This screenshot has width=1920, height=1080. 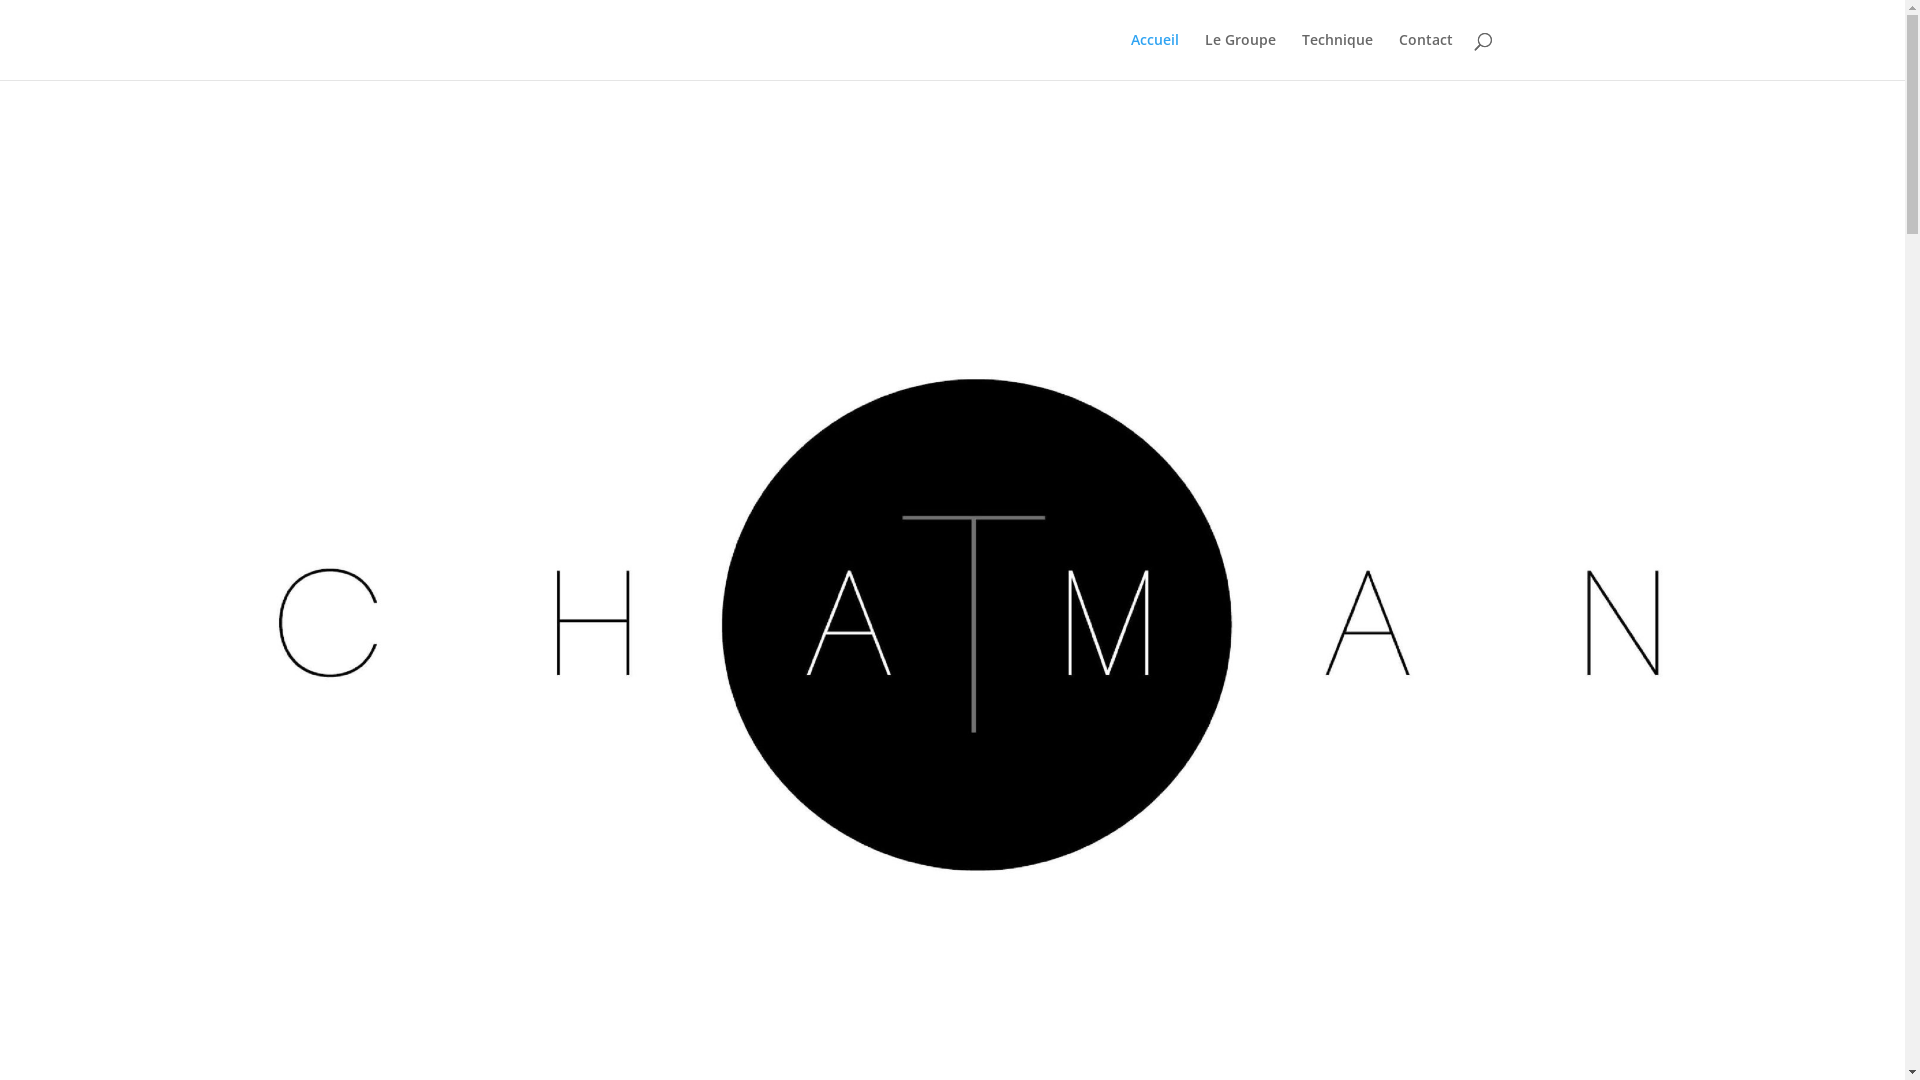 What do you see at coordinates (1238, 55) in the screenshot?
I see `'Le Groupe'` at bounding box center [1238, 55].